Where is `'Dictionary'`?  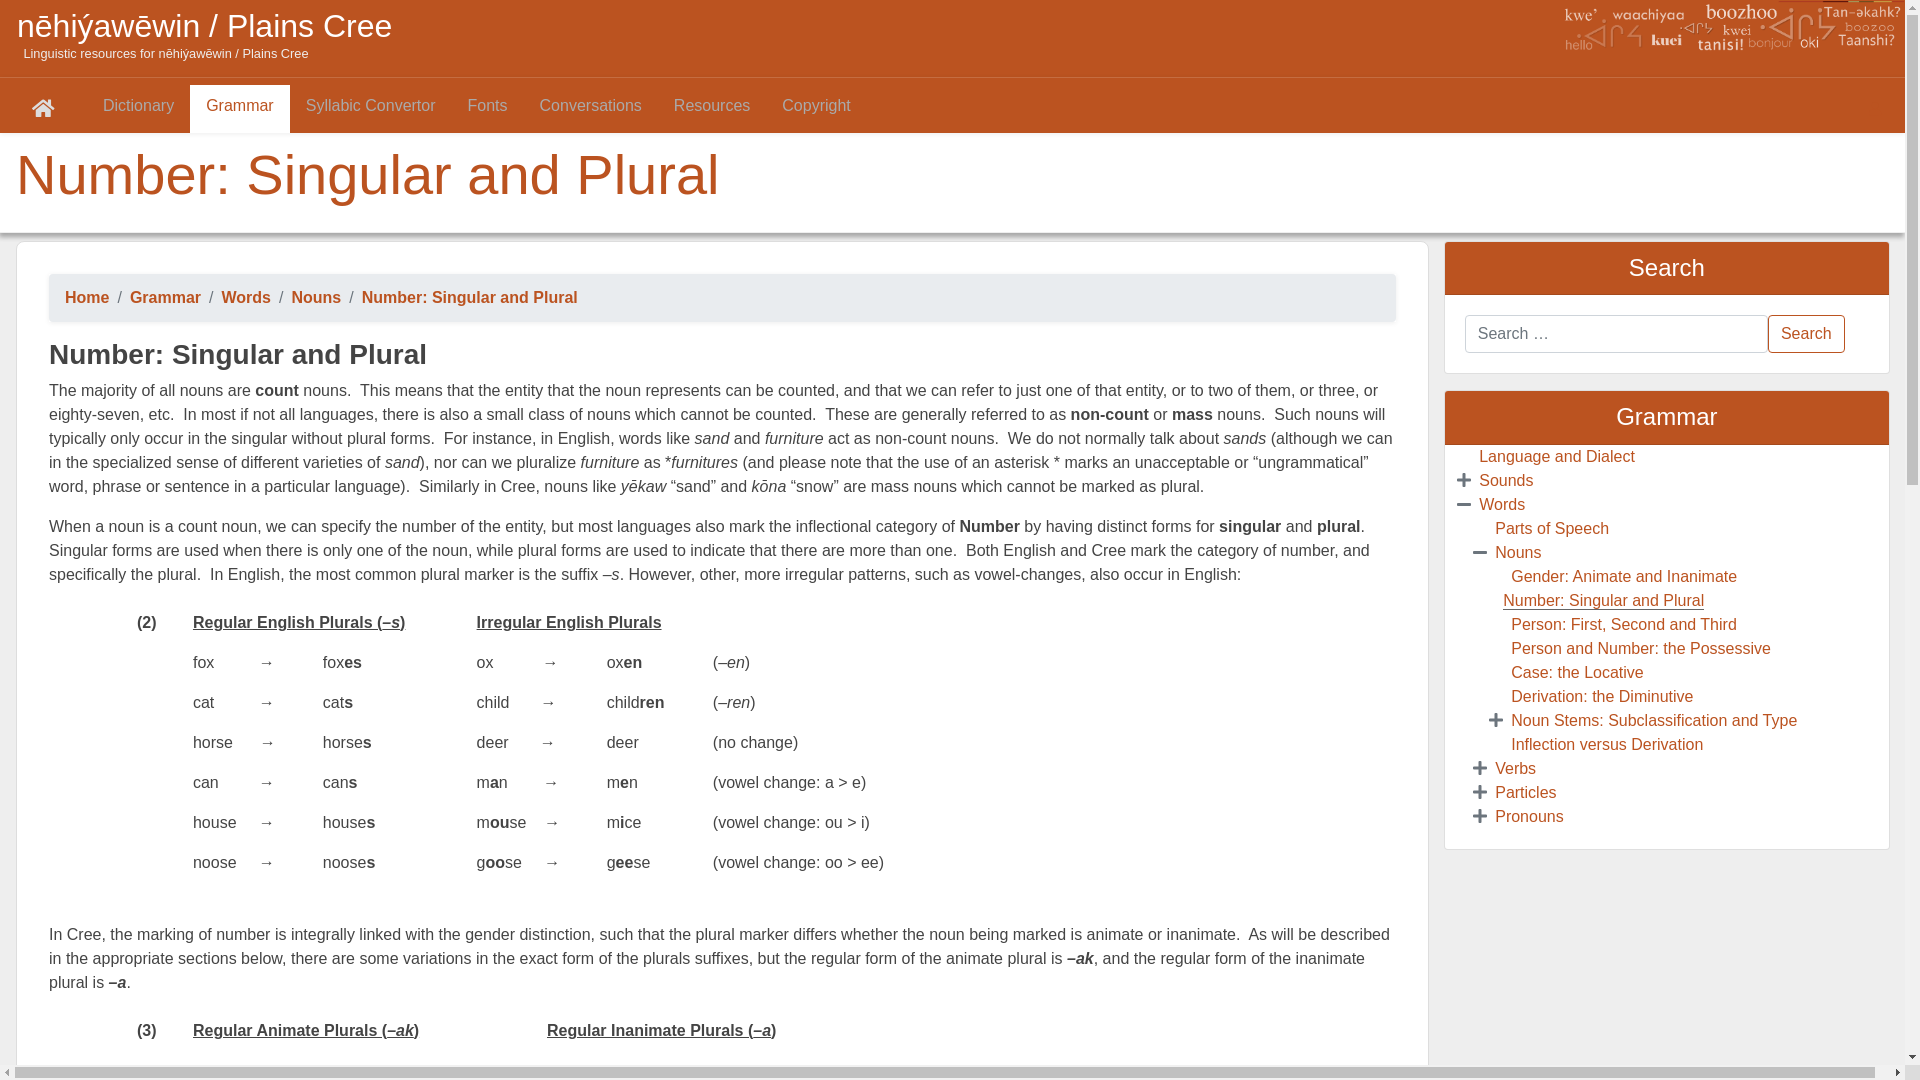
'Dictionary' is located at coordinates (137, 108).